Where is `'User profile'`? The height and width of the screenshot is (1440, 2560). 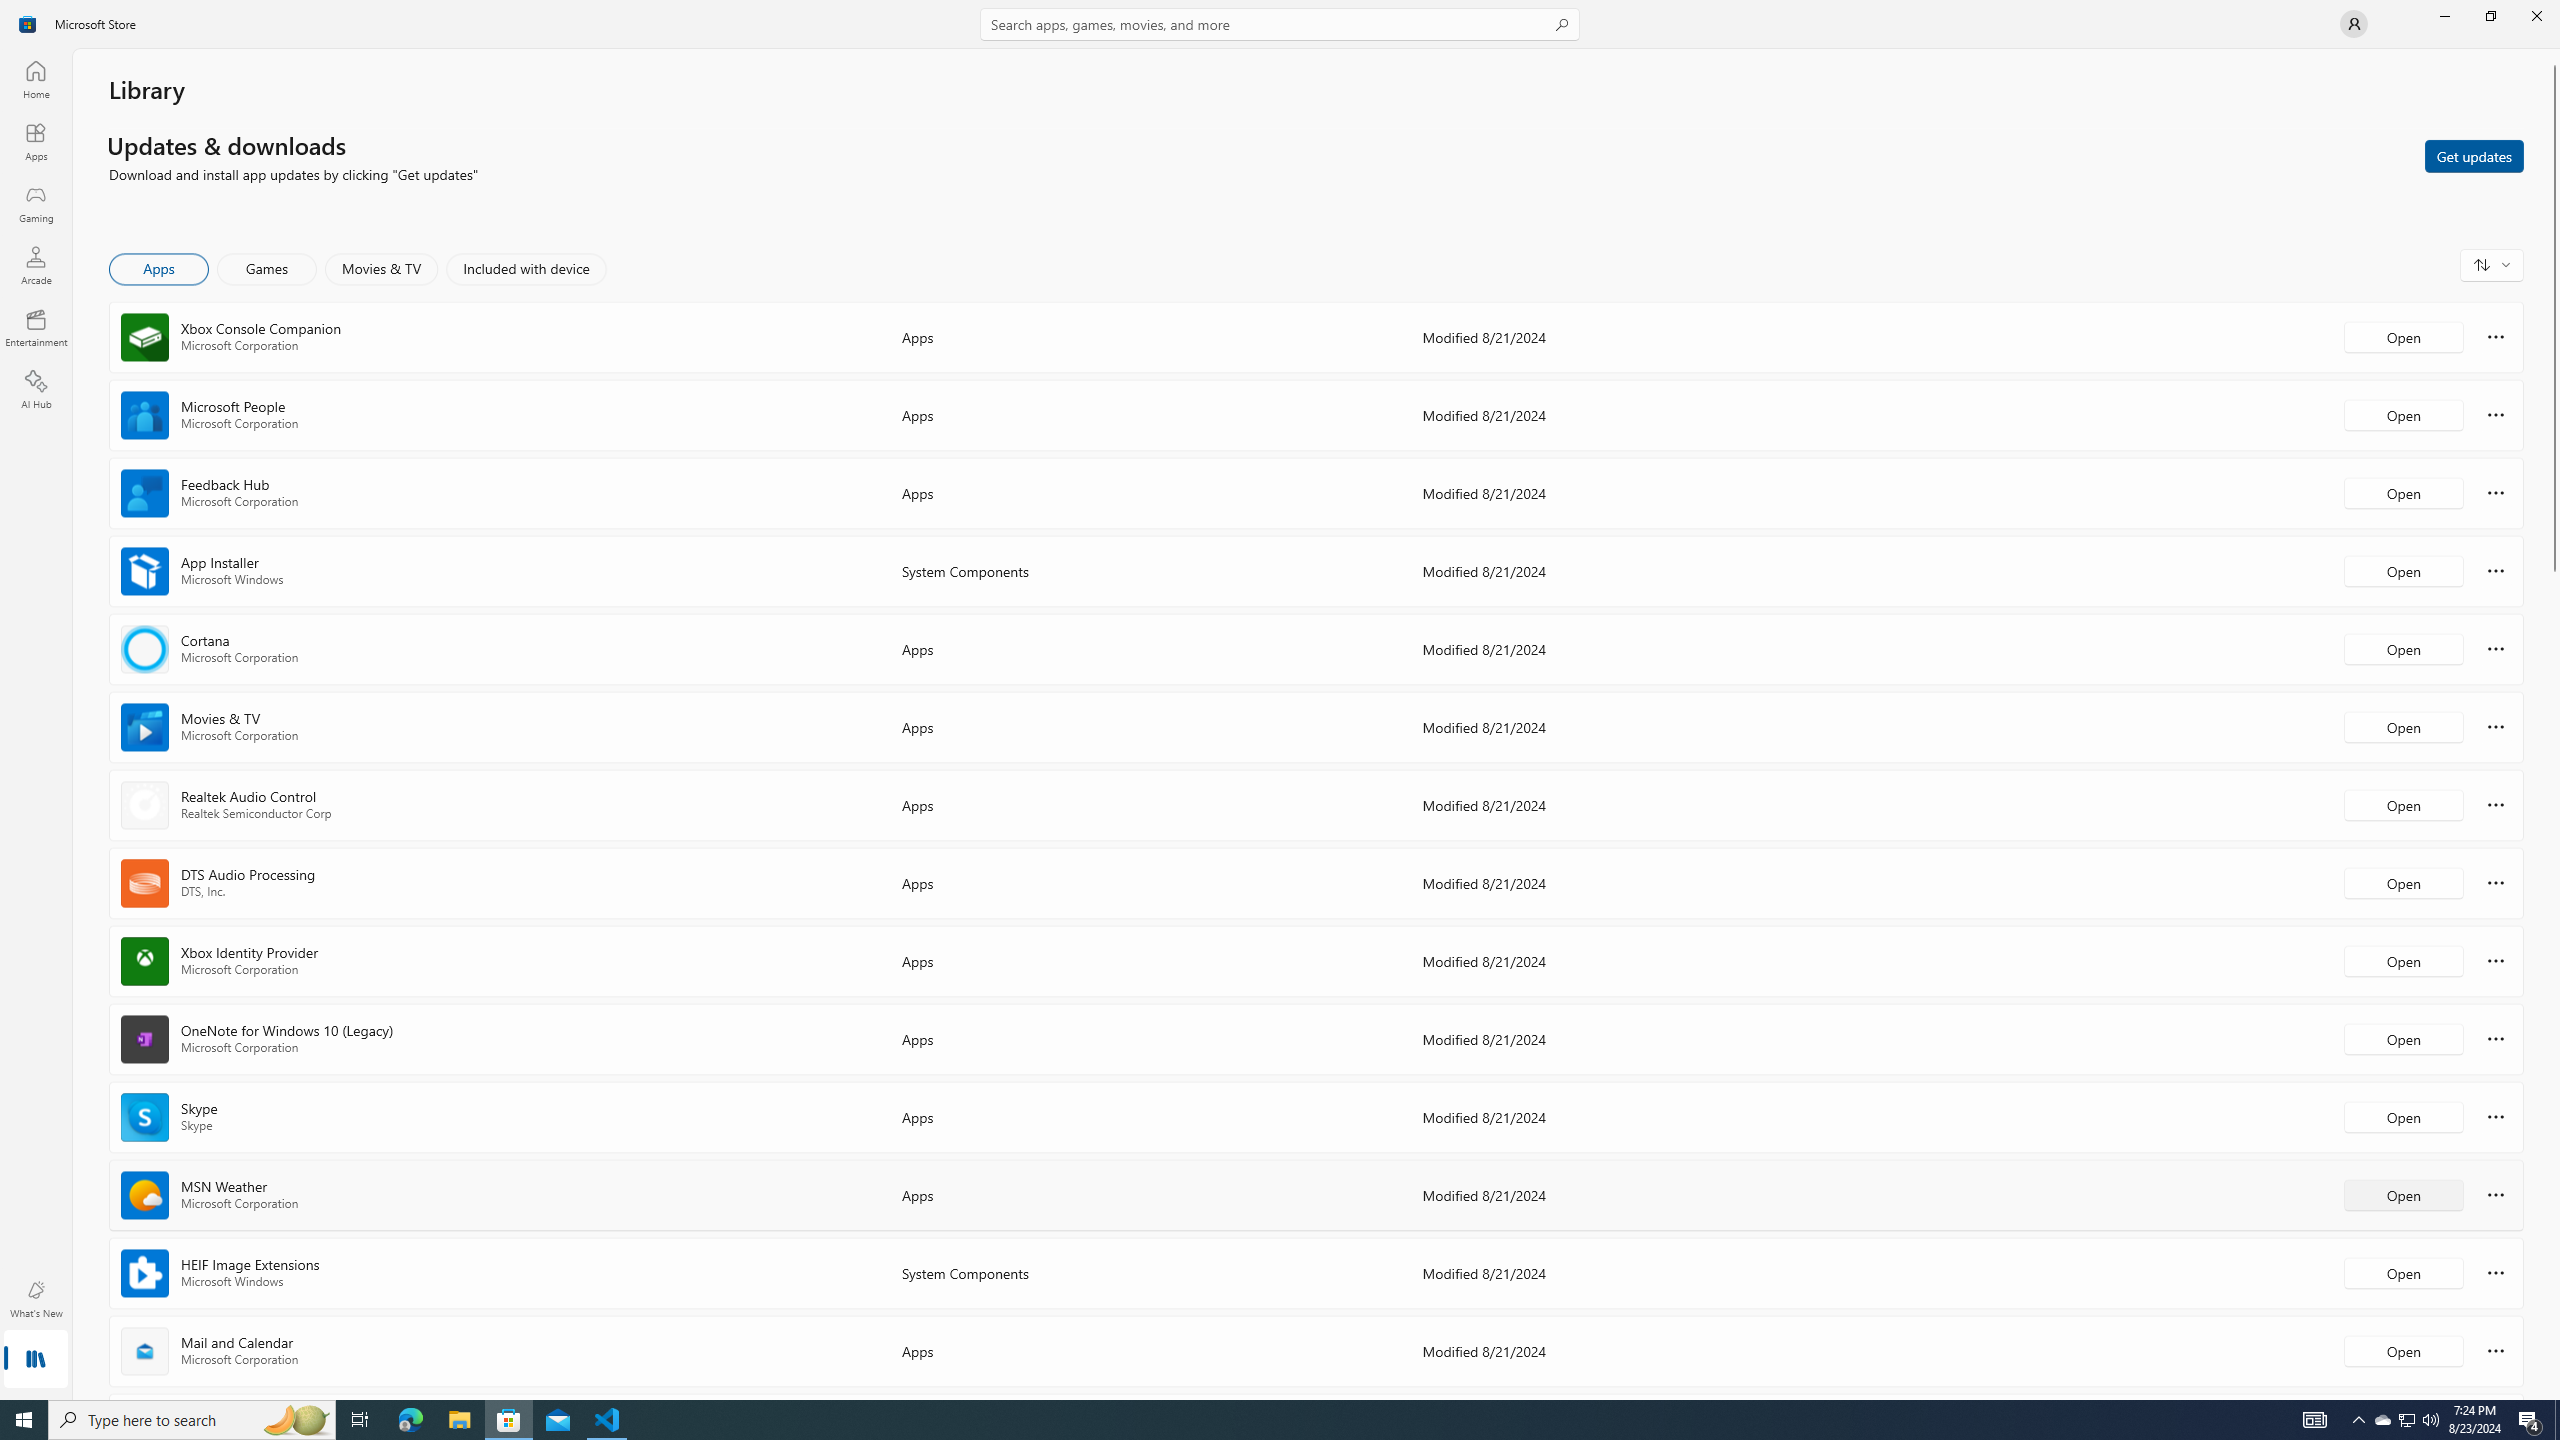
'User profile' is located at coordinates (2352, 22).